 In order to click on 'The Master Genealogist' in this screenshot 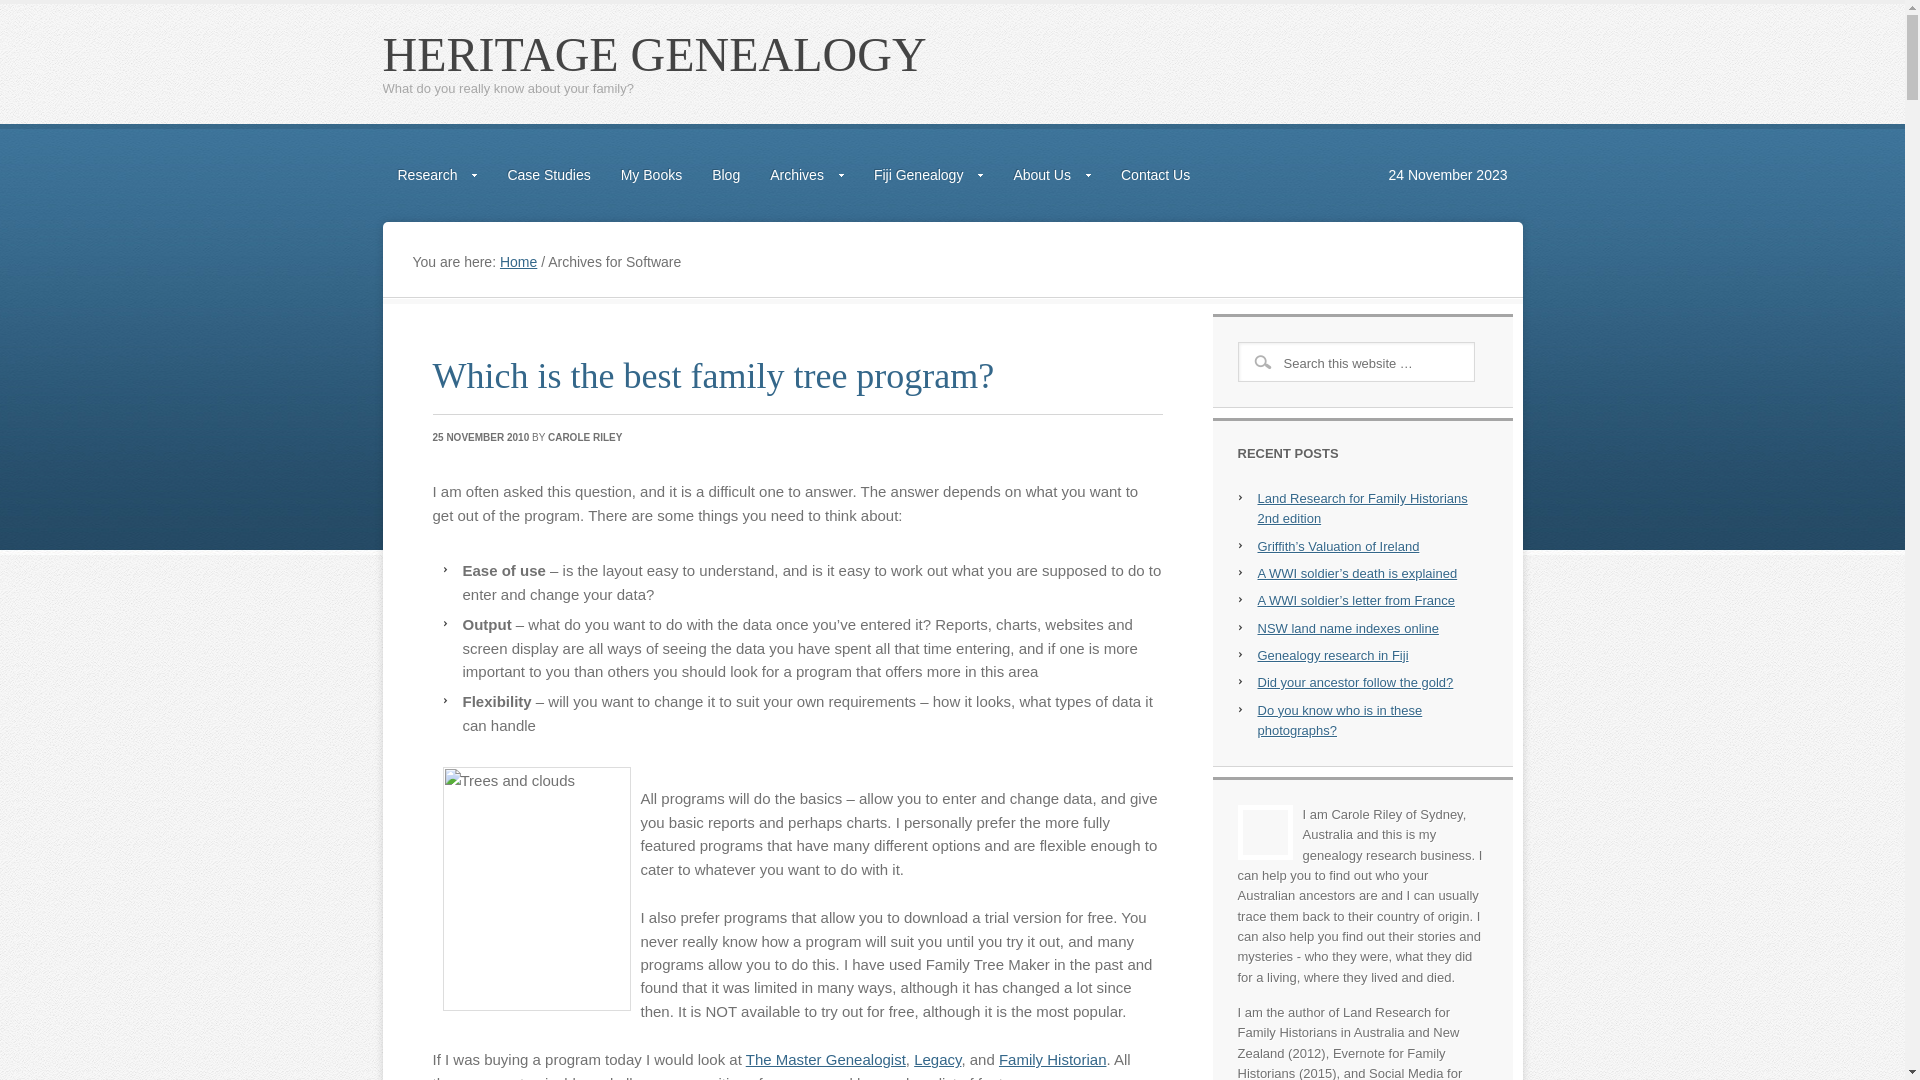, I will do `click(825, 1058)`.